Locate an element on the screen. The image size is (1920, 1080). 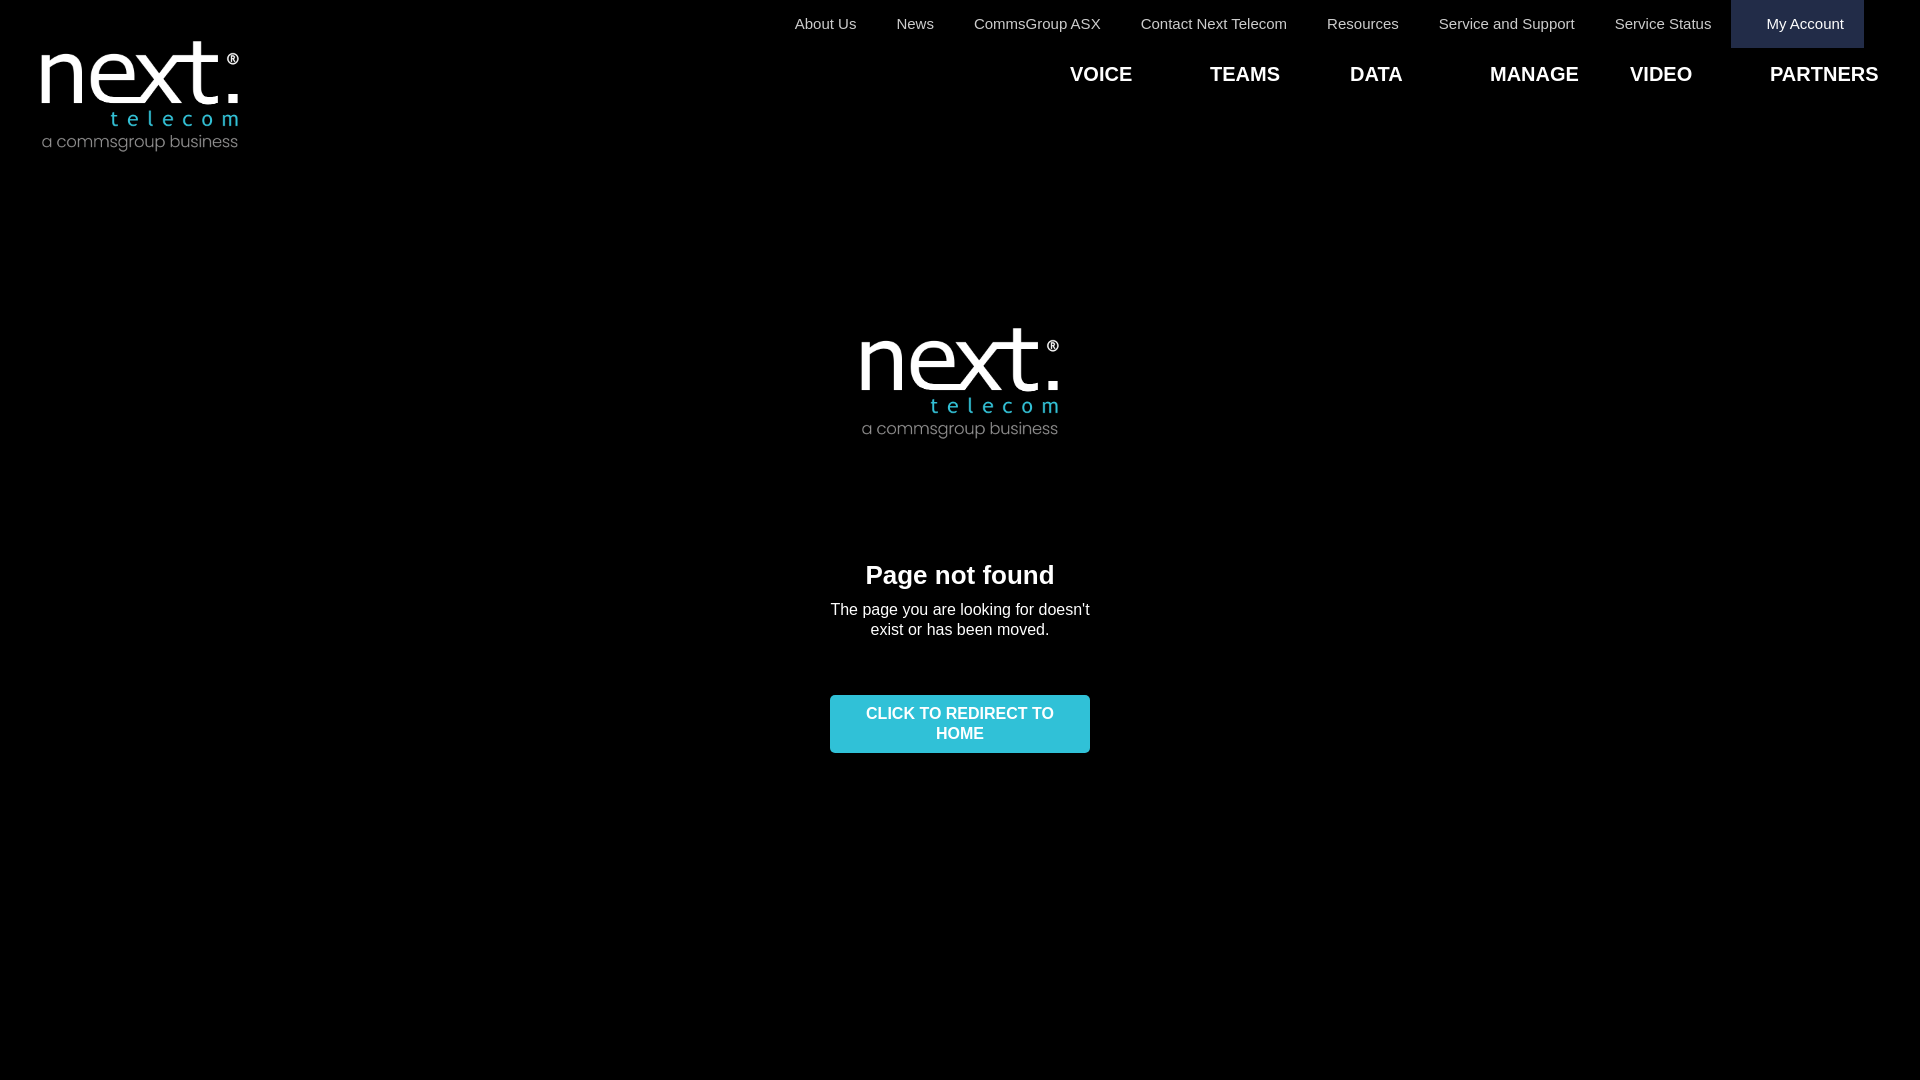
'CLICK TO REDIRECT TO HOME' is located at coordinates (830, 724).